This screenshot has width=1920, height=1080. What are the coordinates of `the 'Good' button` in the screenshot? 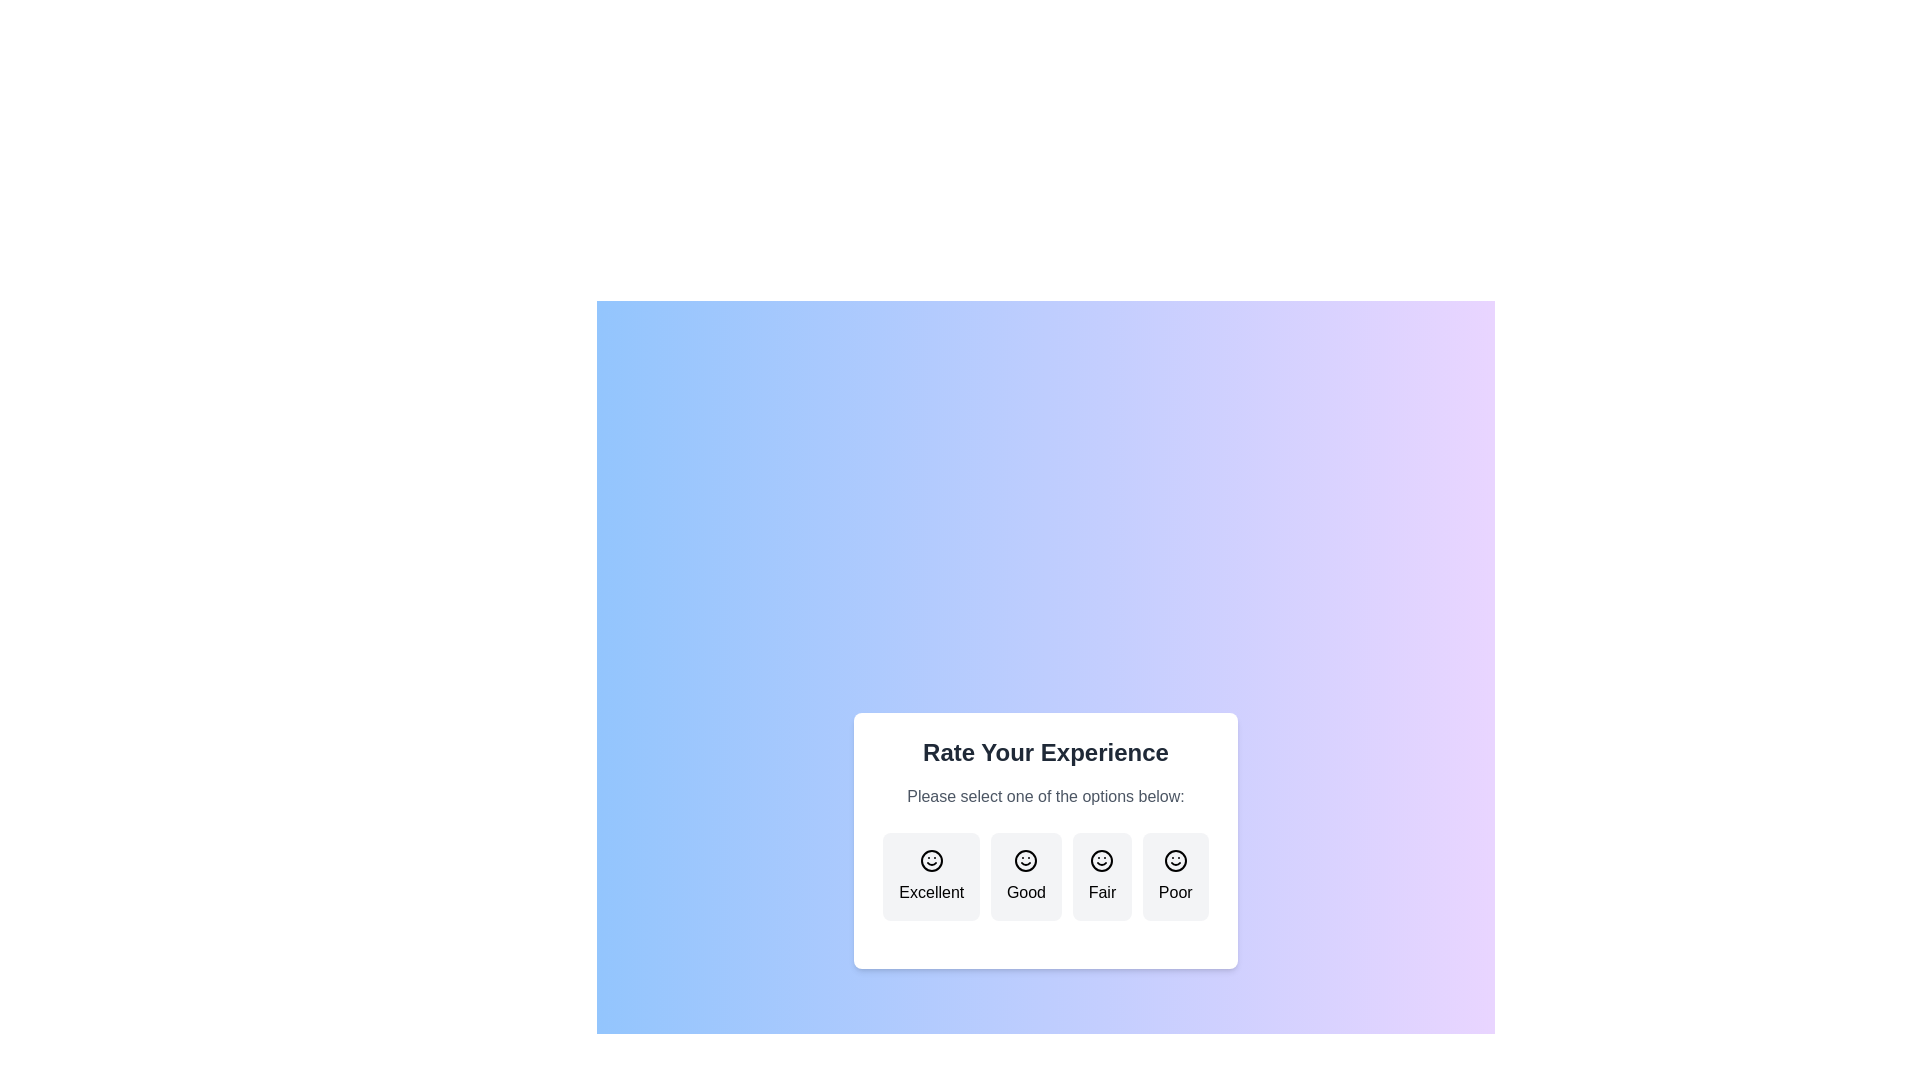 It's located at (1045, 840).